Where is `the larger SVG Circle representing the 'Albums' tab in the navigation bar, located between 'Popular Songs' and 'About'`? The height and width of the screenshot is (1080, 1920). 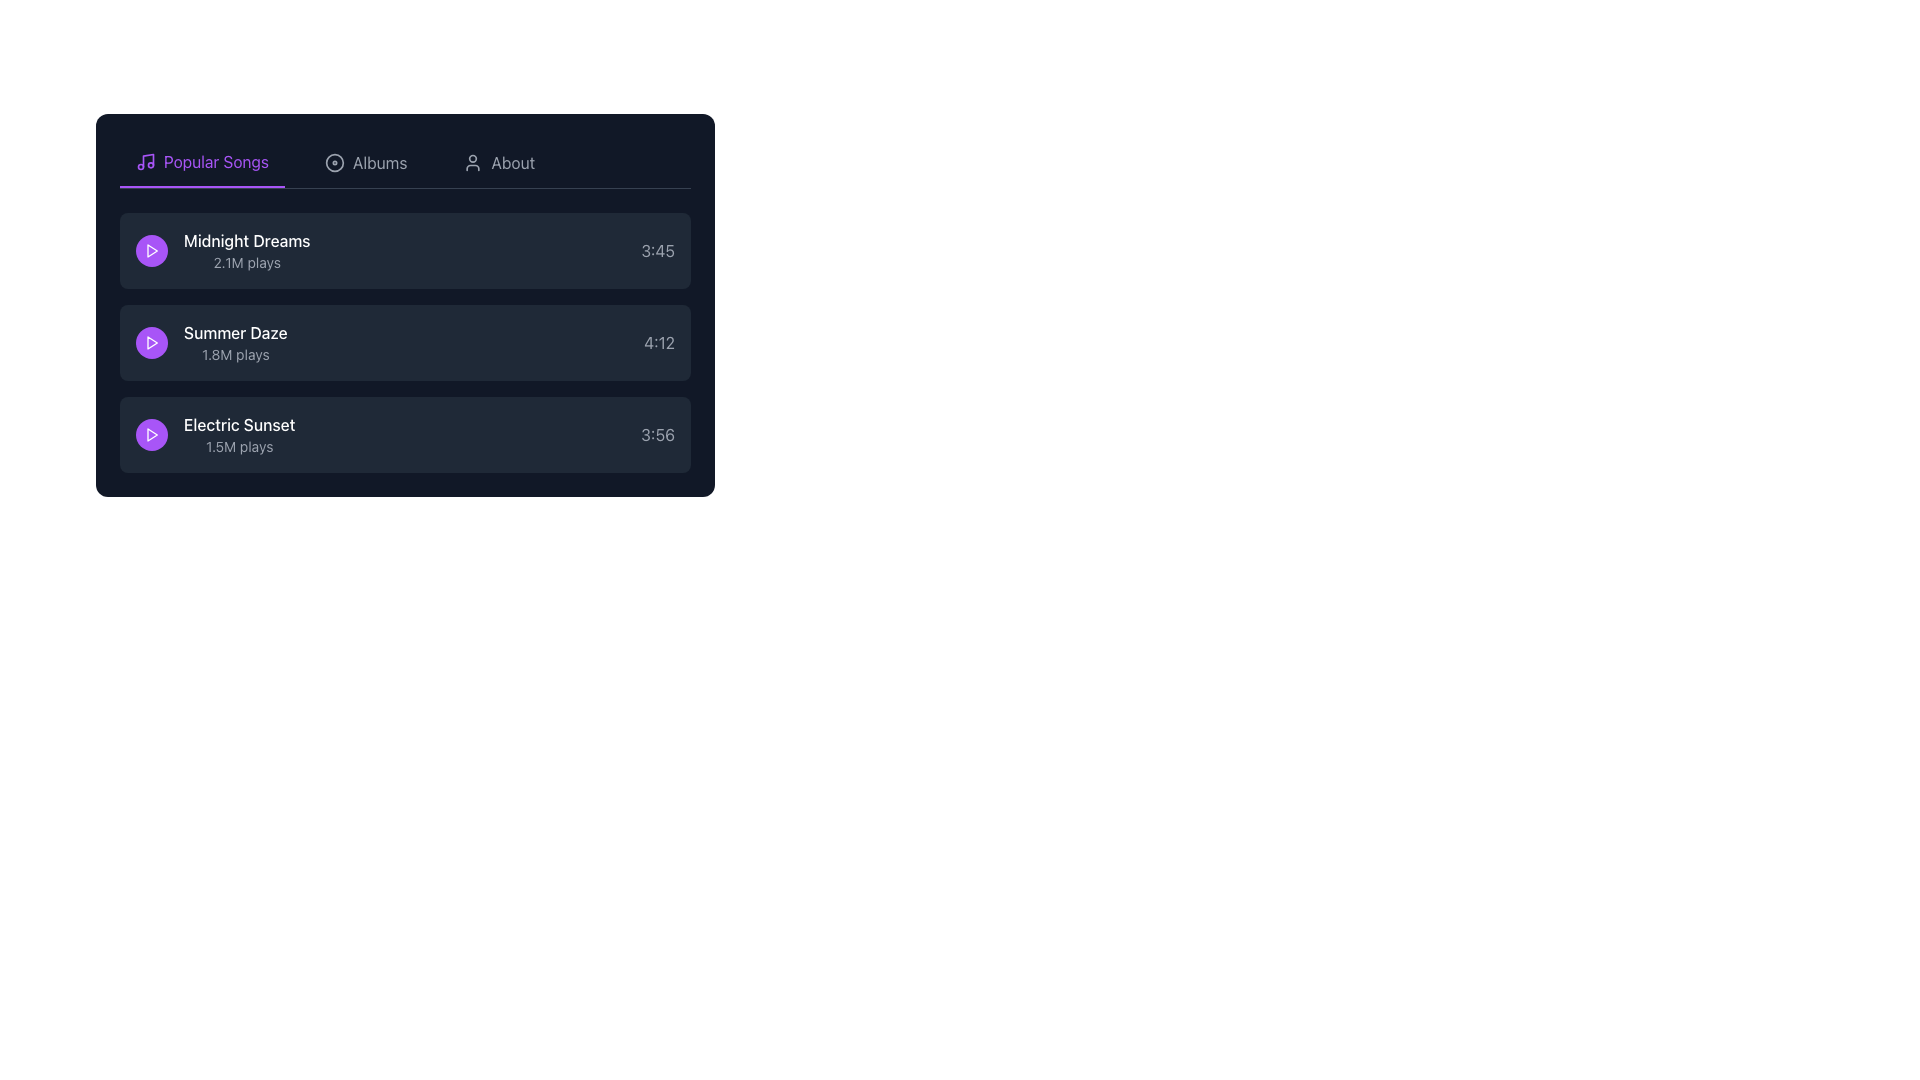 the larger SVG Circle representing the 'Albums' tab in the navigation bar, located between 'Popular Songs' and 'About' is located at coordinates (335, 161).